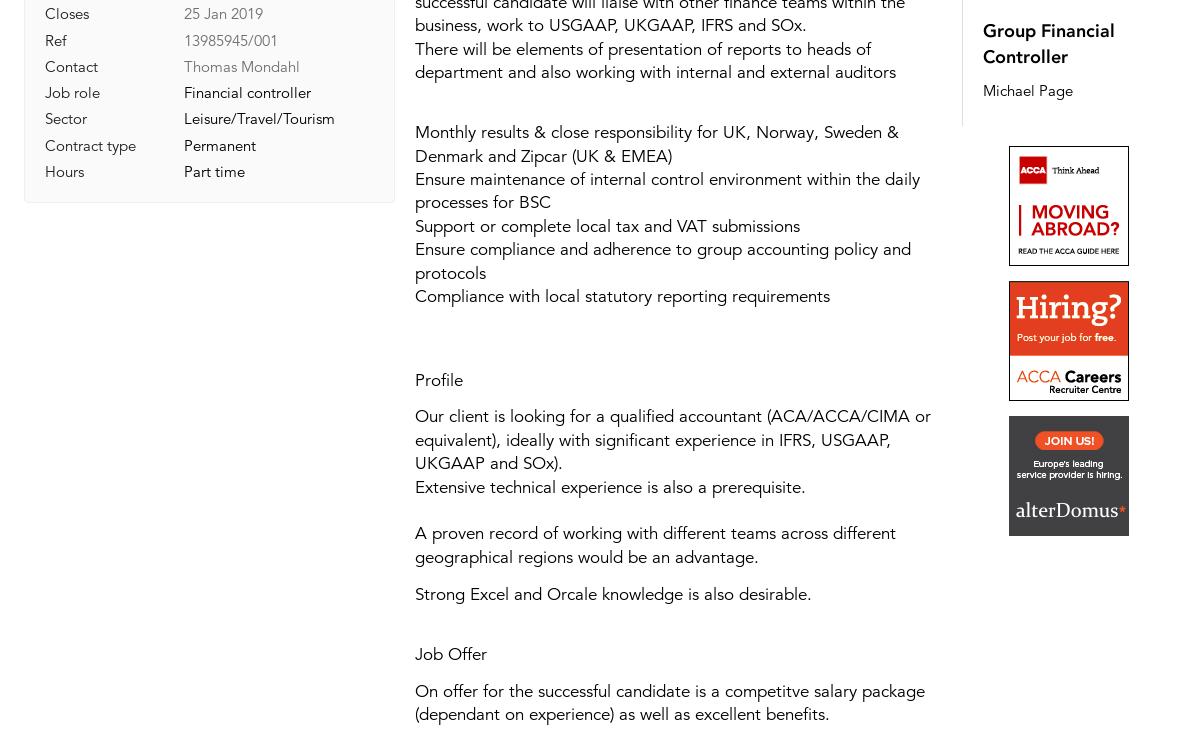 The width and height of the screenshot is (1200, 743). Describe the element at coordinates (612, 593) in the screenshot. I see `'Strong Excel and Orcale knowledge is also desirable.'` at that location.